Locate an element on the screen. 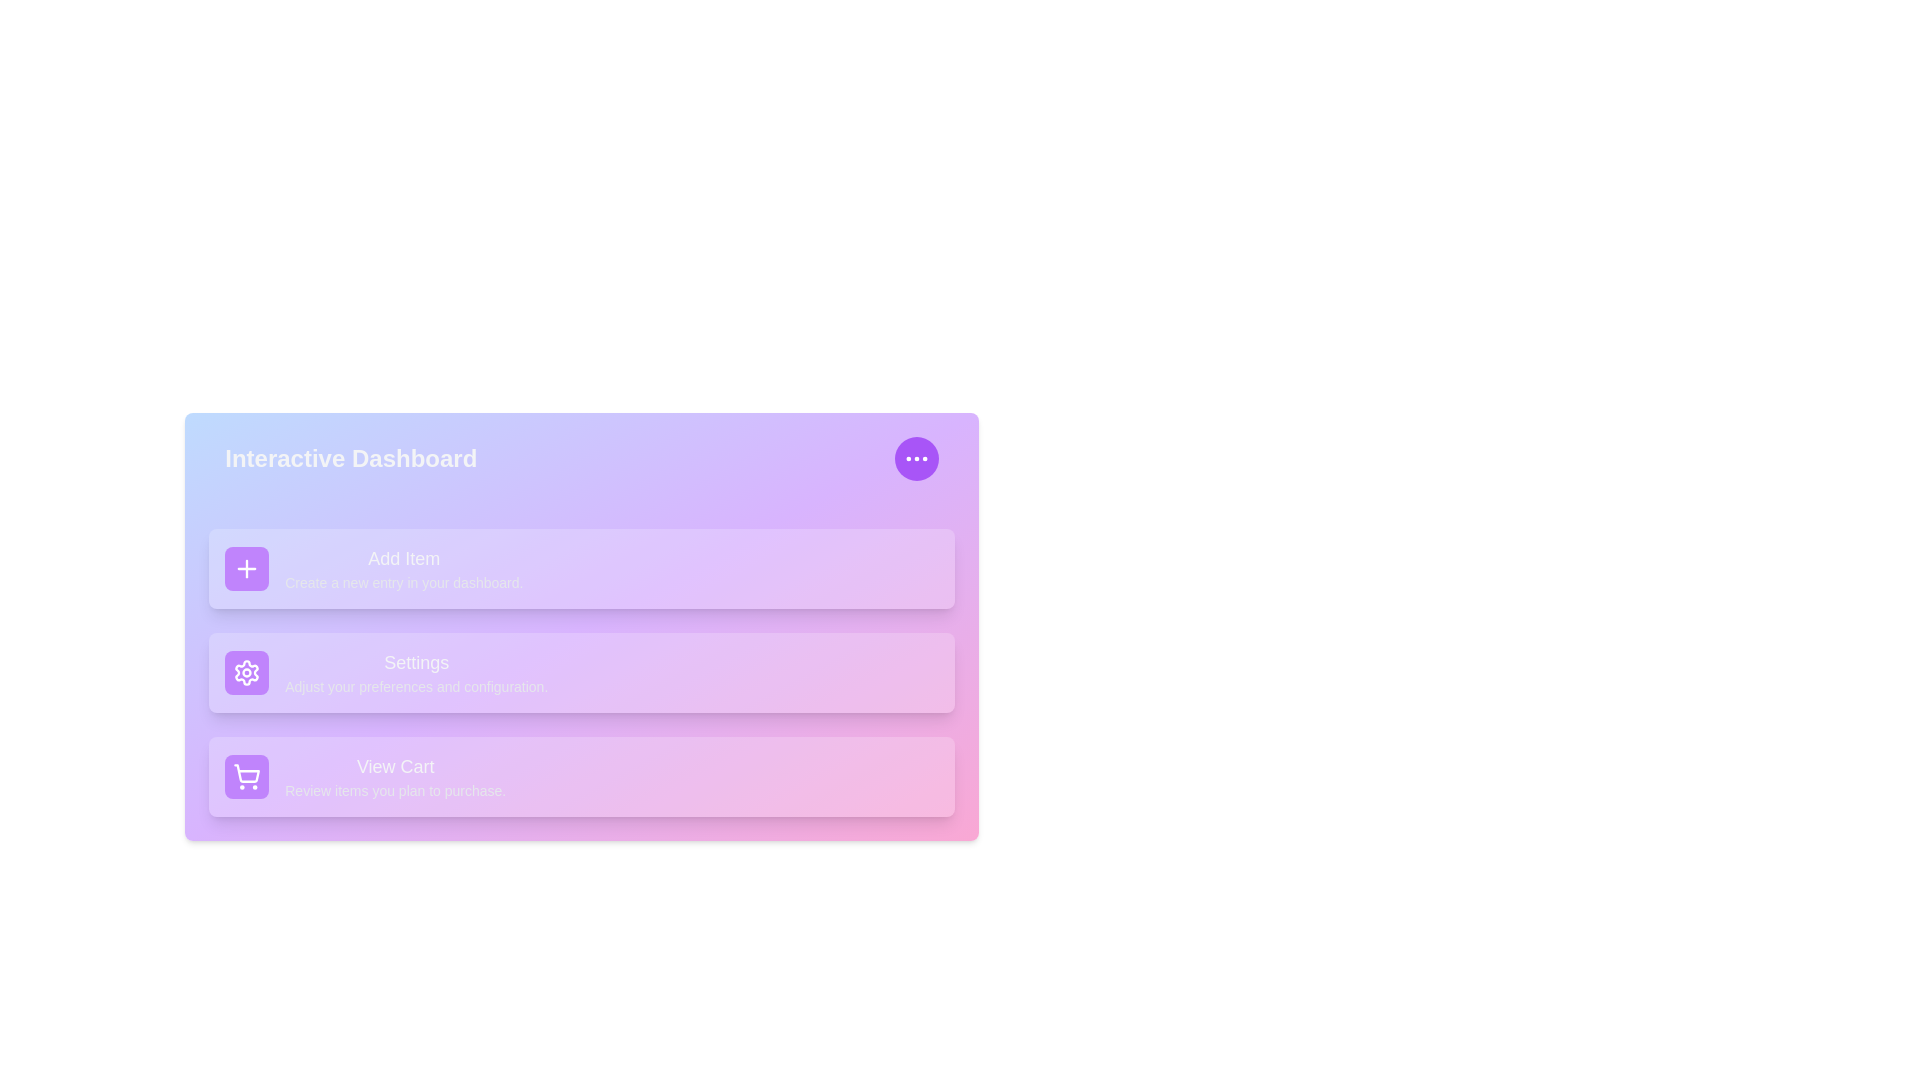  button in the header to toggle the menu visibility is located at coordinates (915, 459).